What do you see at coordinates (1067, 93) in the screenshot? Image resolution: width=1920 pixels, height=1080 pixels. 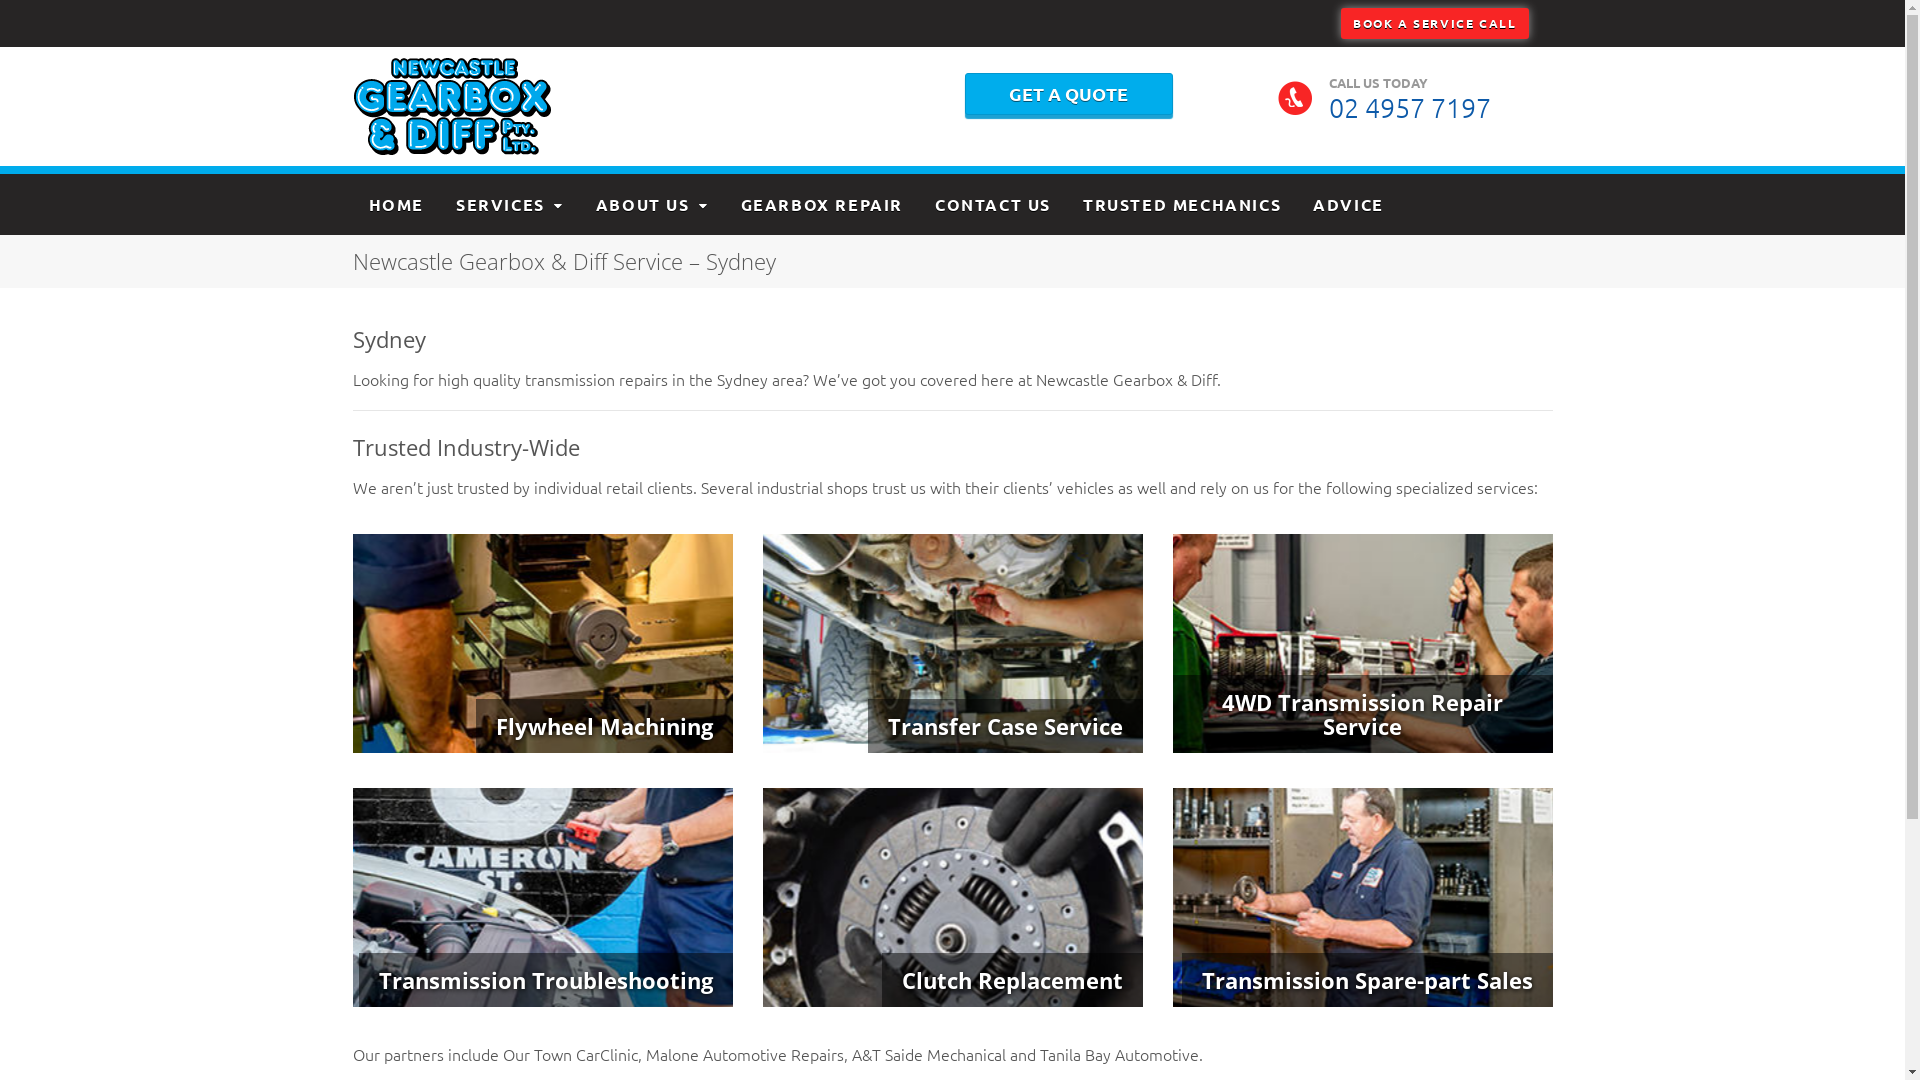 I see `'GET A QUOTE'` at bounding box center [1067, 93].